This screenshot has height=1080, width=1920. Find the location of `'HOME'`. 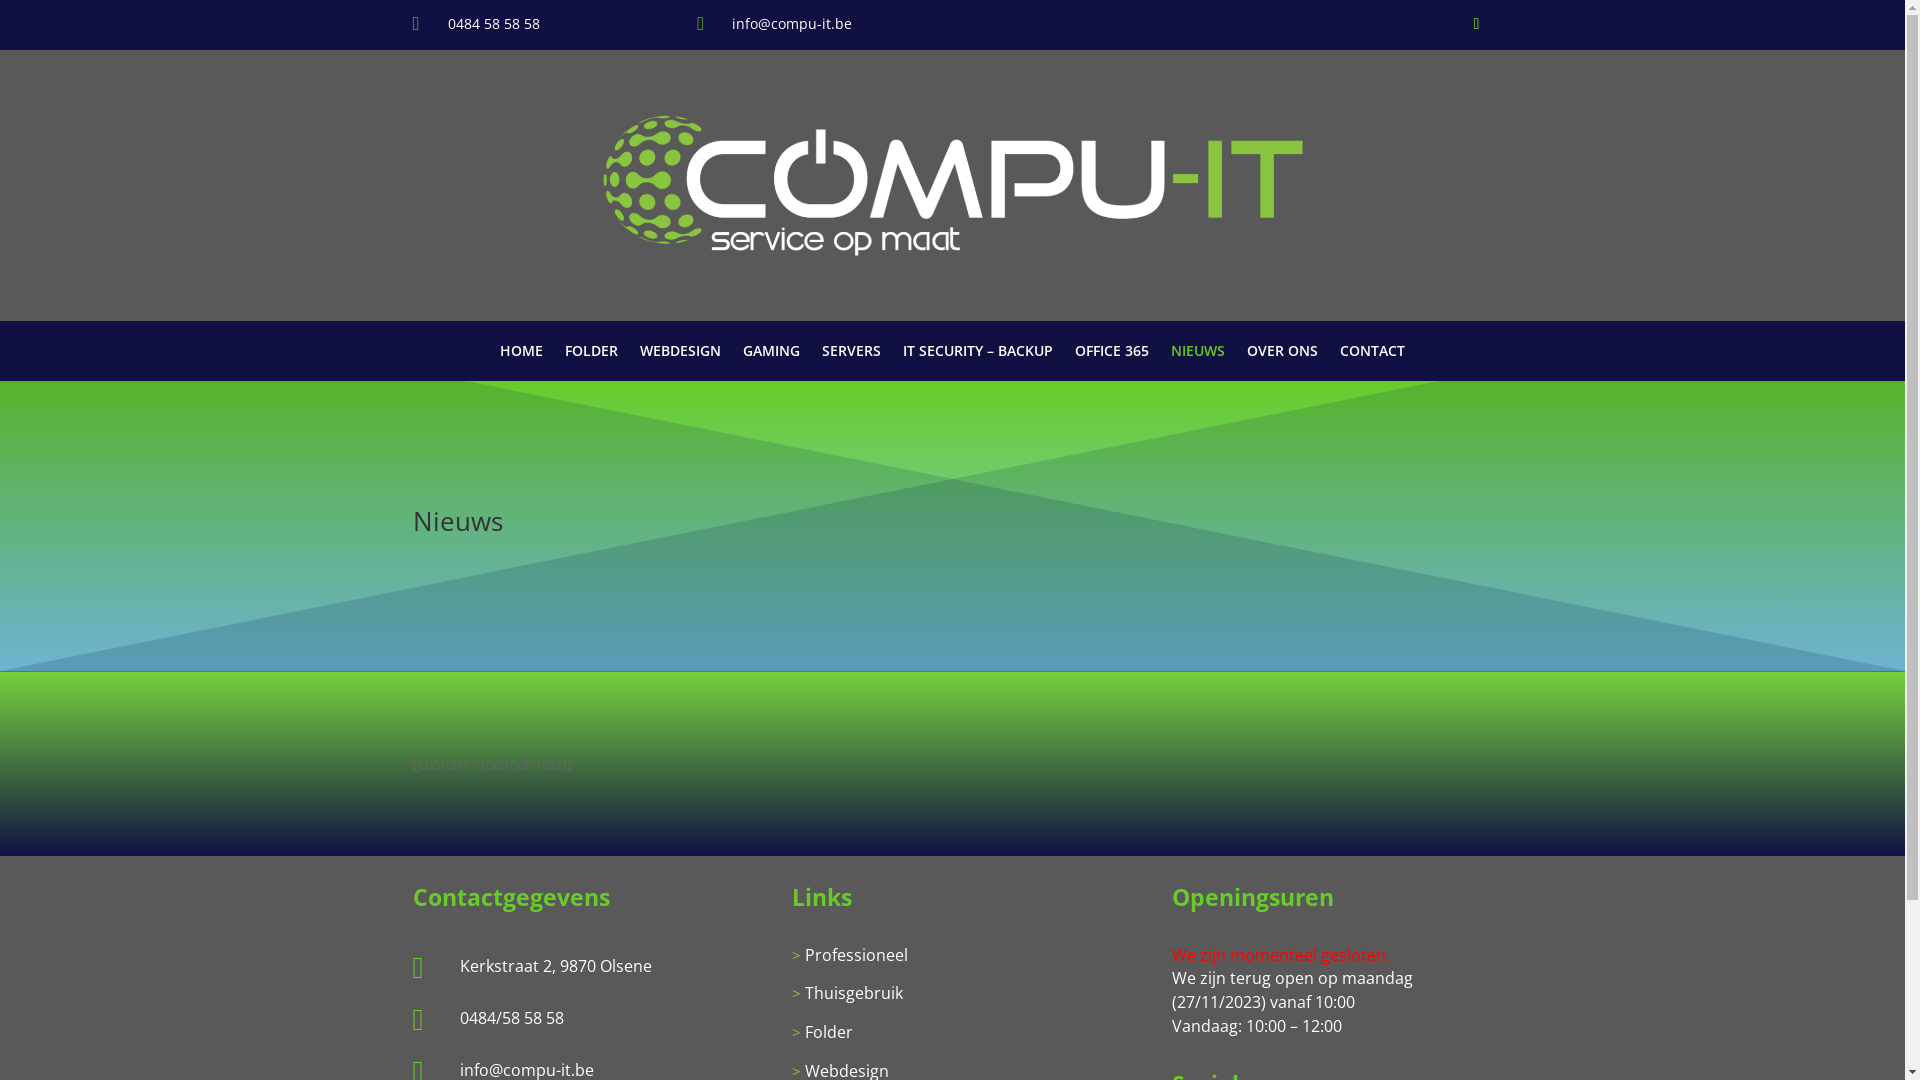

'HOME' is located at coordinates (521, 353).